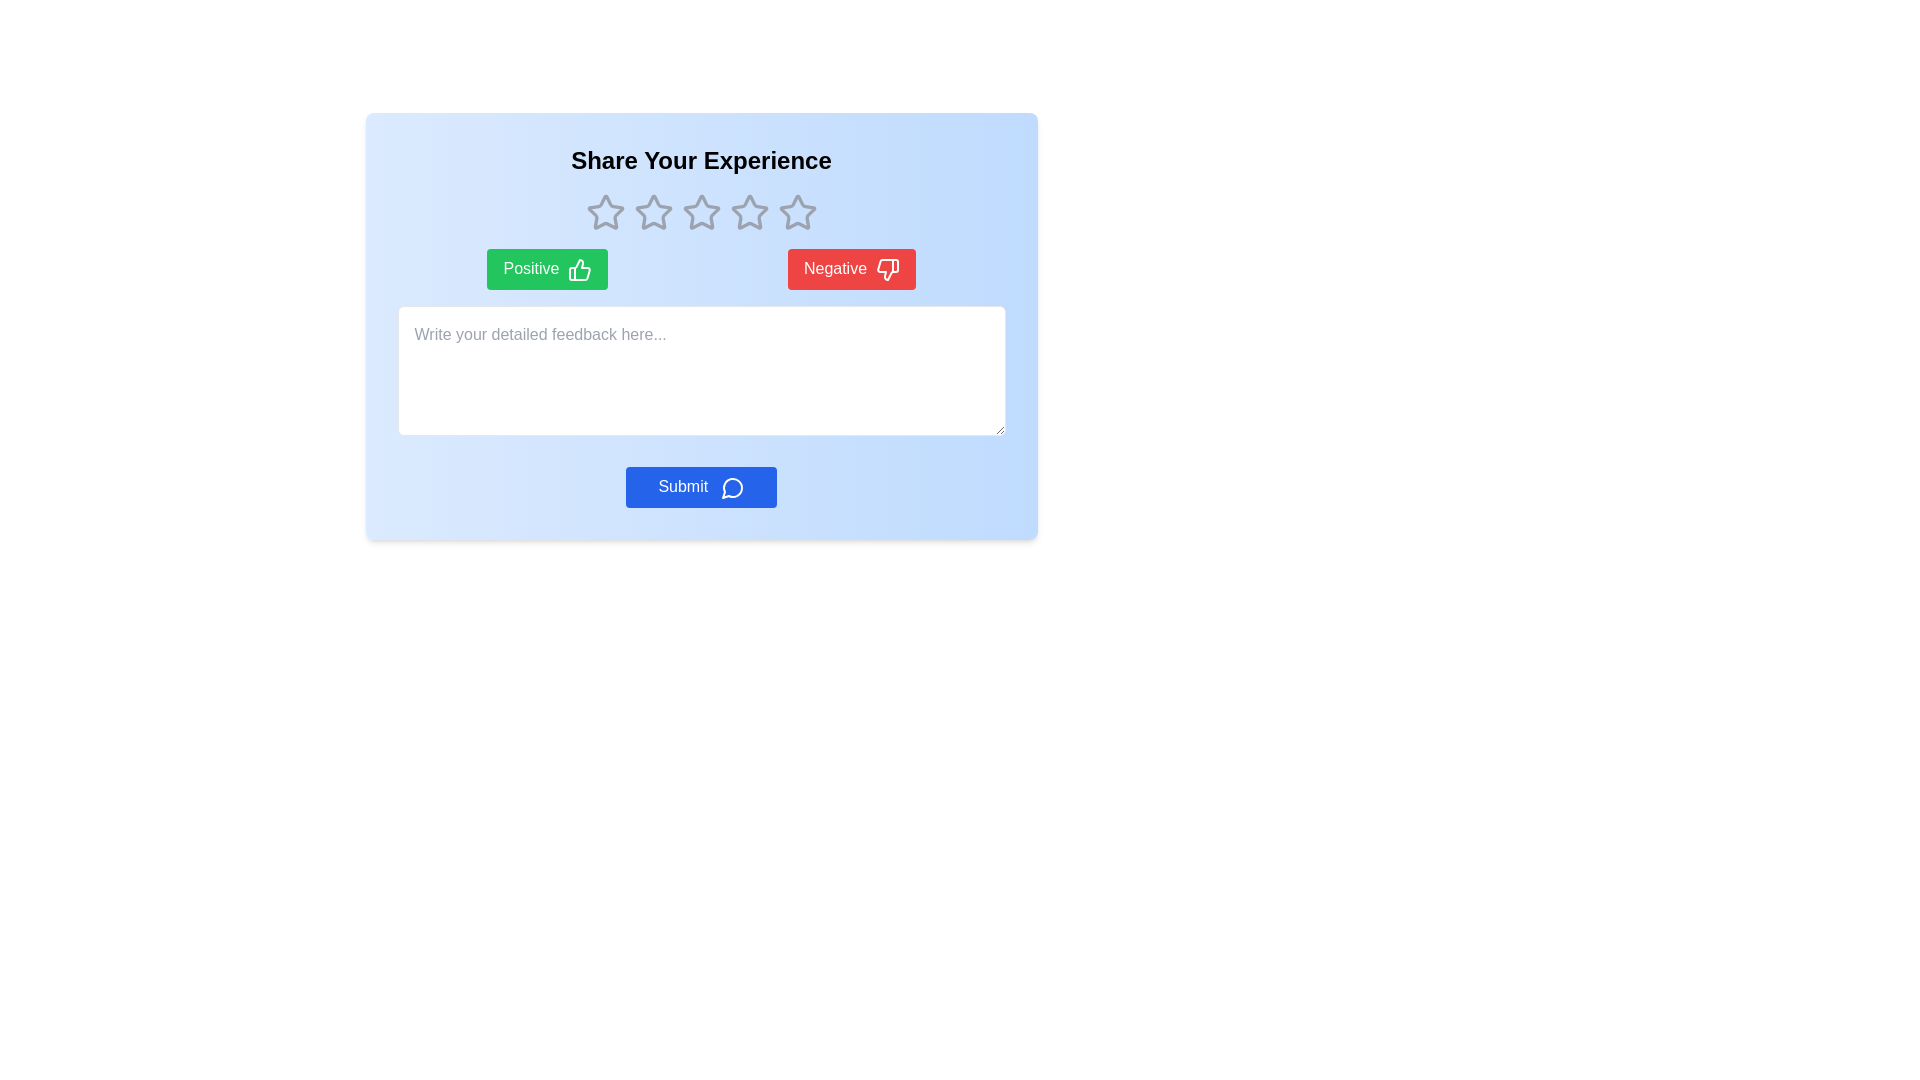  I want to click on the circular speech bubble icon located towards the right end of the blue 'Submit' button at the bottom center of the interface, so click(731, 487).